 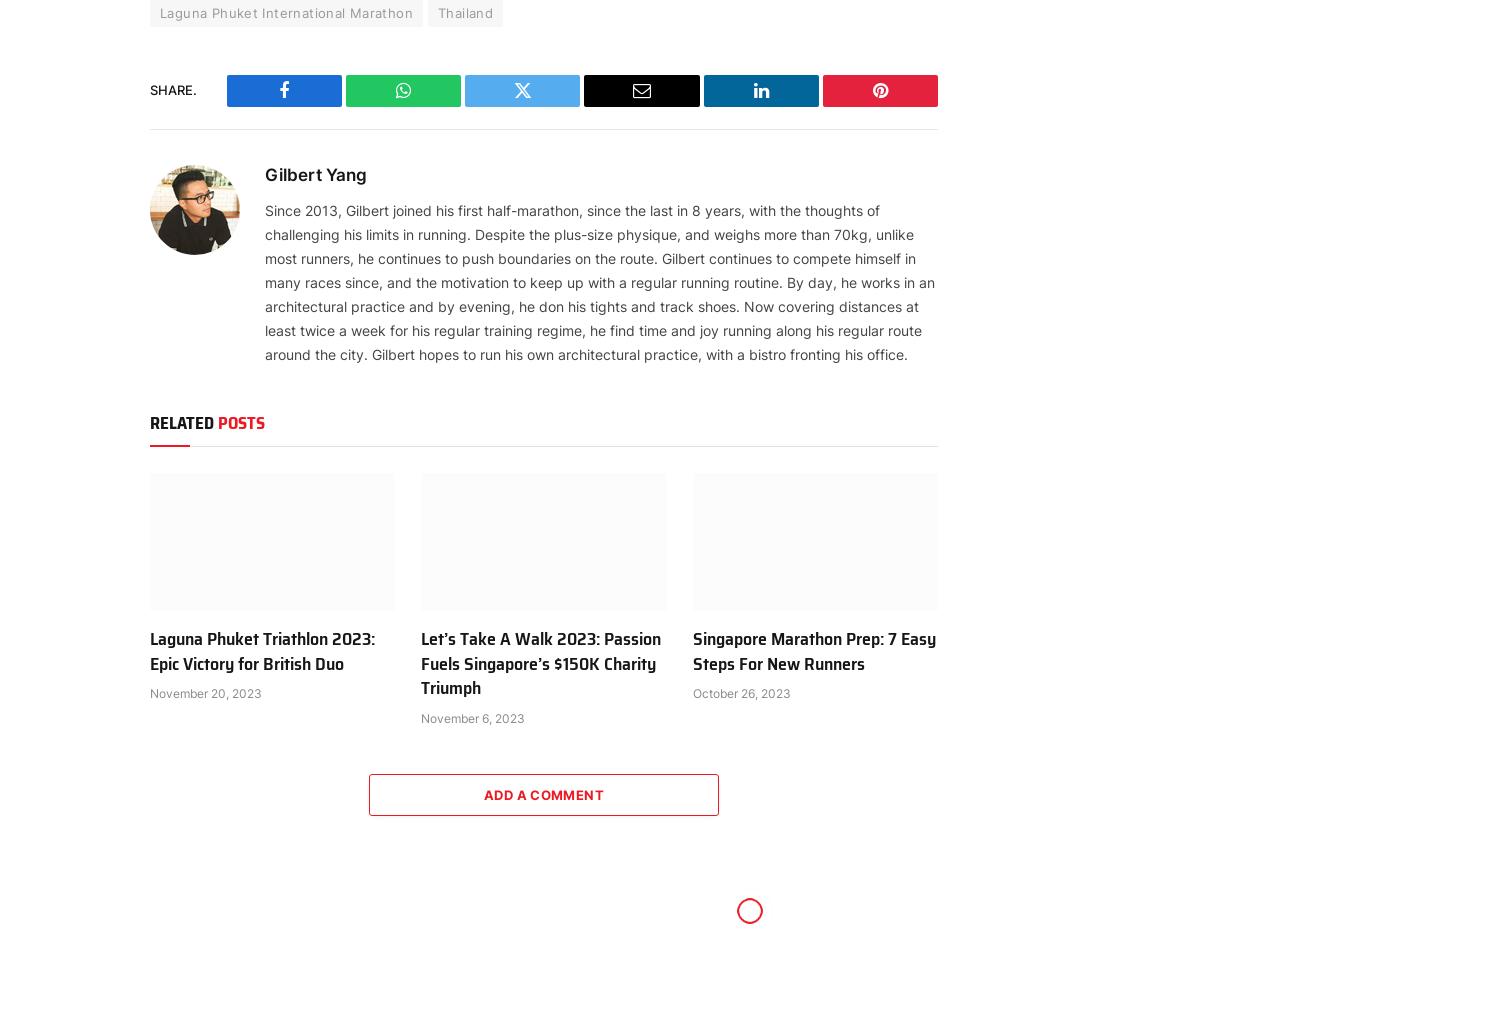 I want to click on 'November 20, 2023', so click(x=204, y=692).